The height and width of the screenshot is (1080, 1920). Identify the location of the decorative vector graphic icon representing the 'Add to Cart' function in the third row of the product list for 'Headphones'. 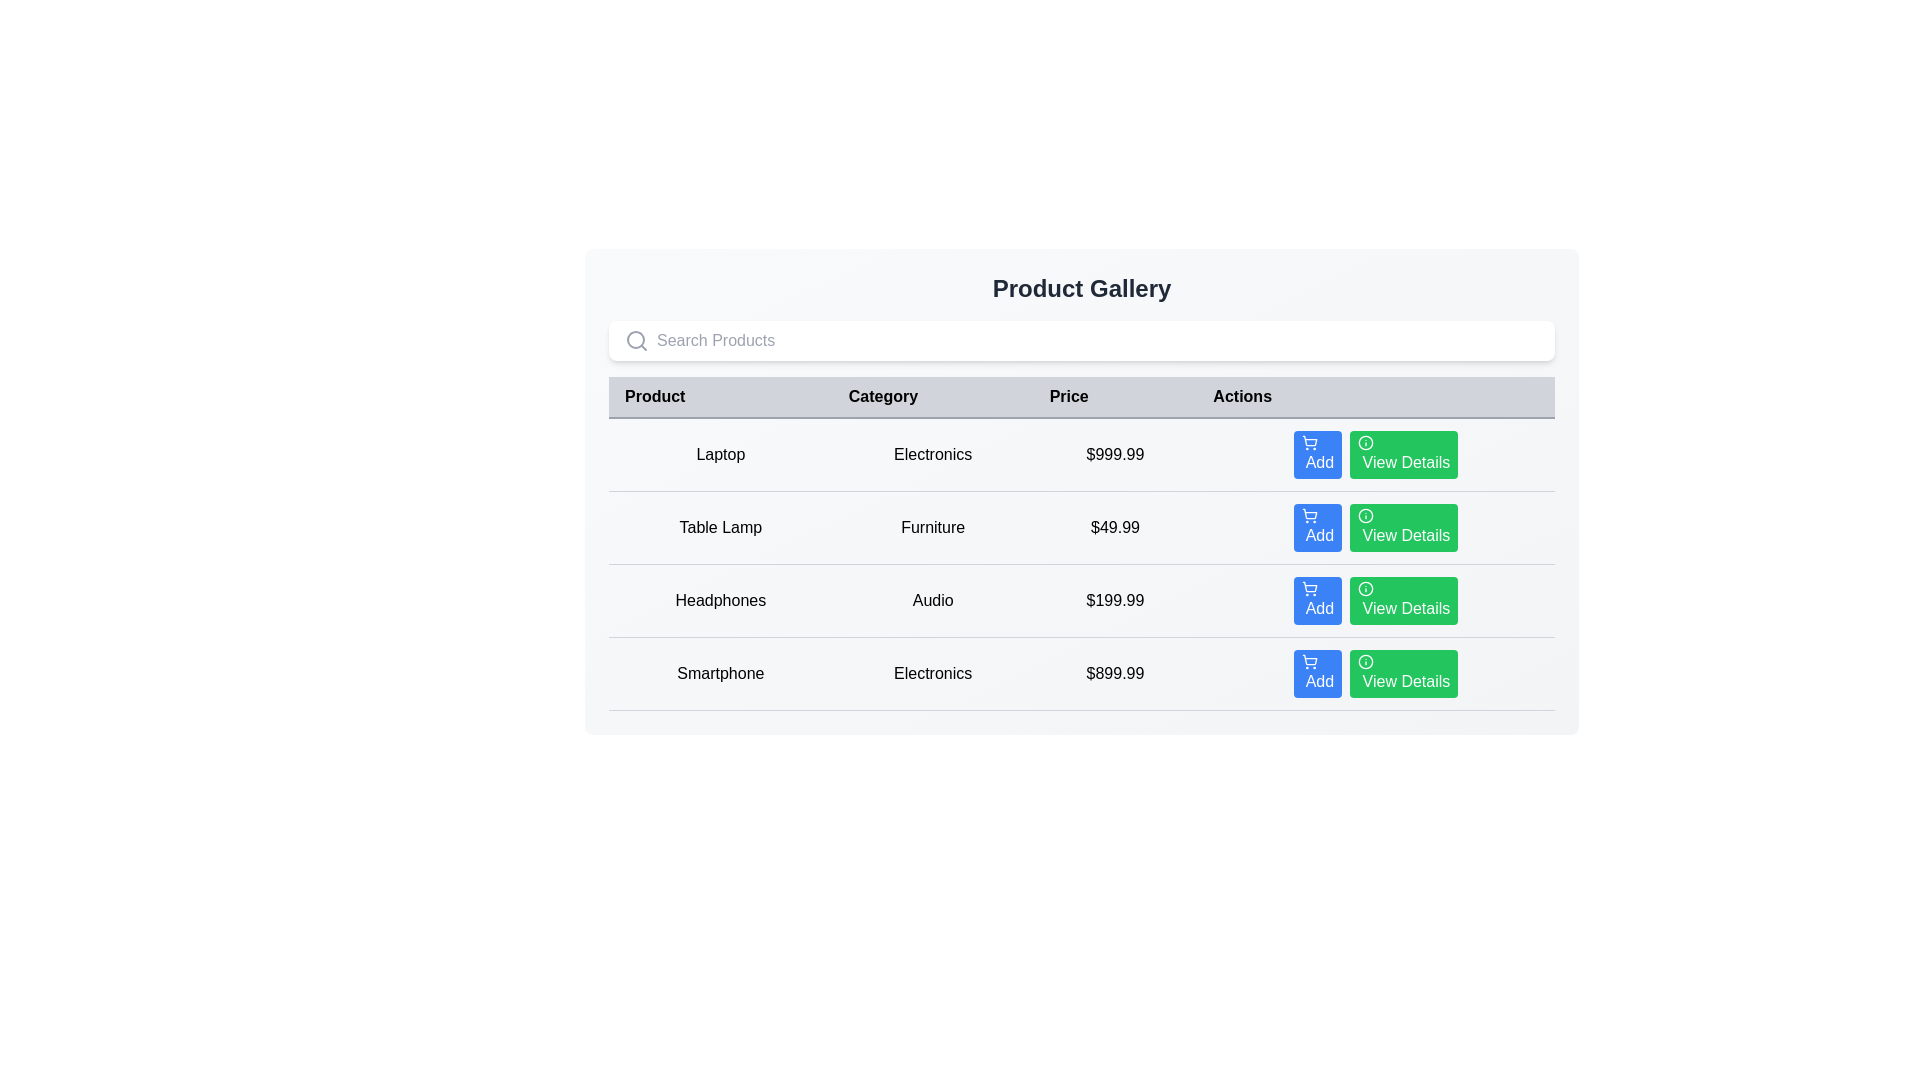
(1310, 585).